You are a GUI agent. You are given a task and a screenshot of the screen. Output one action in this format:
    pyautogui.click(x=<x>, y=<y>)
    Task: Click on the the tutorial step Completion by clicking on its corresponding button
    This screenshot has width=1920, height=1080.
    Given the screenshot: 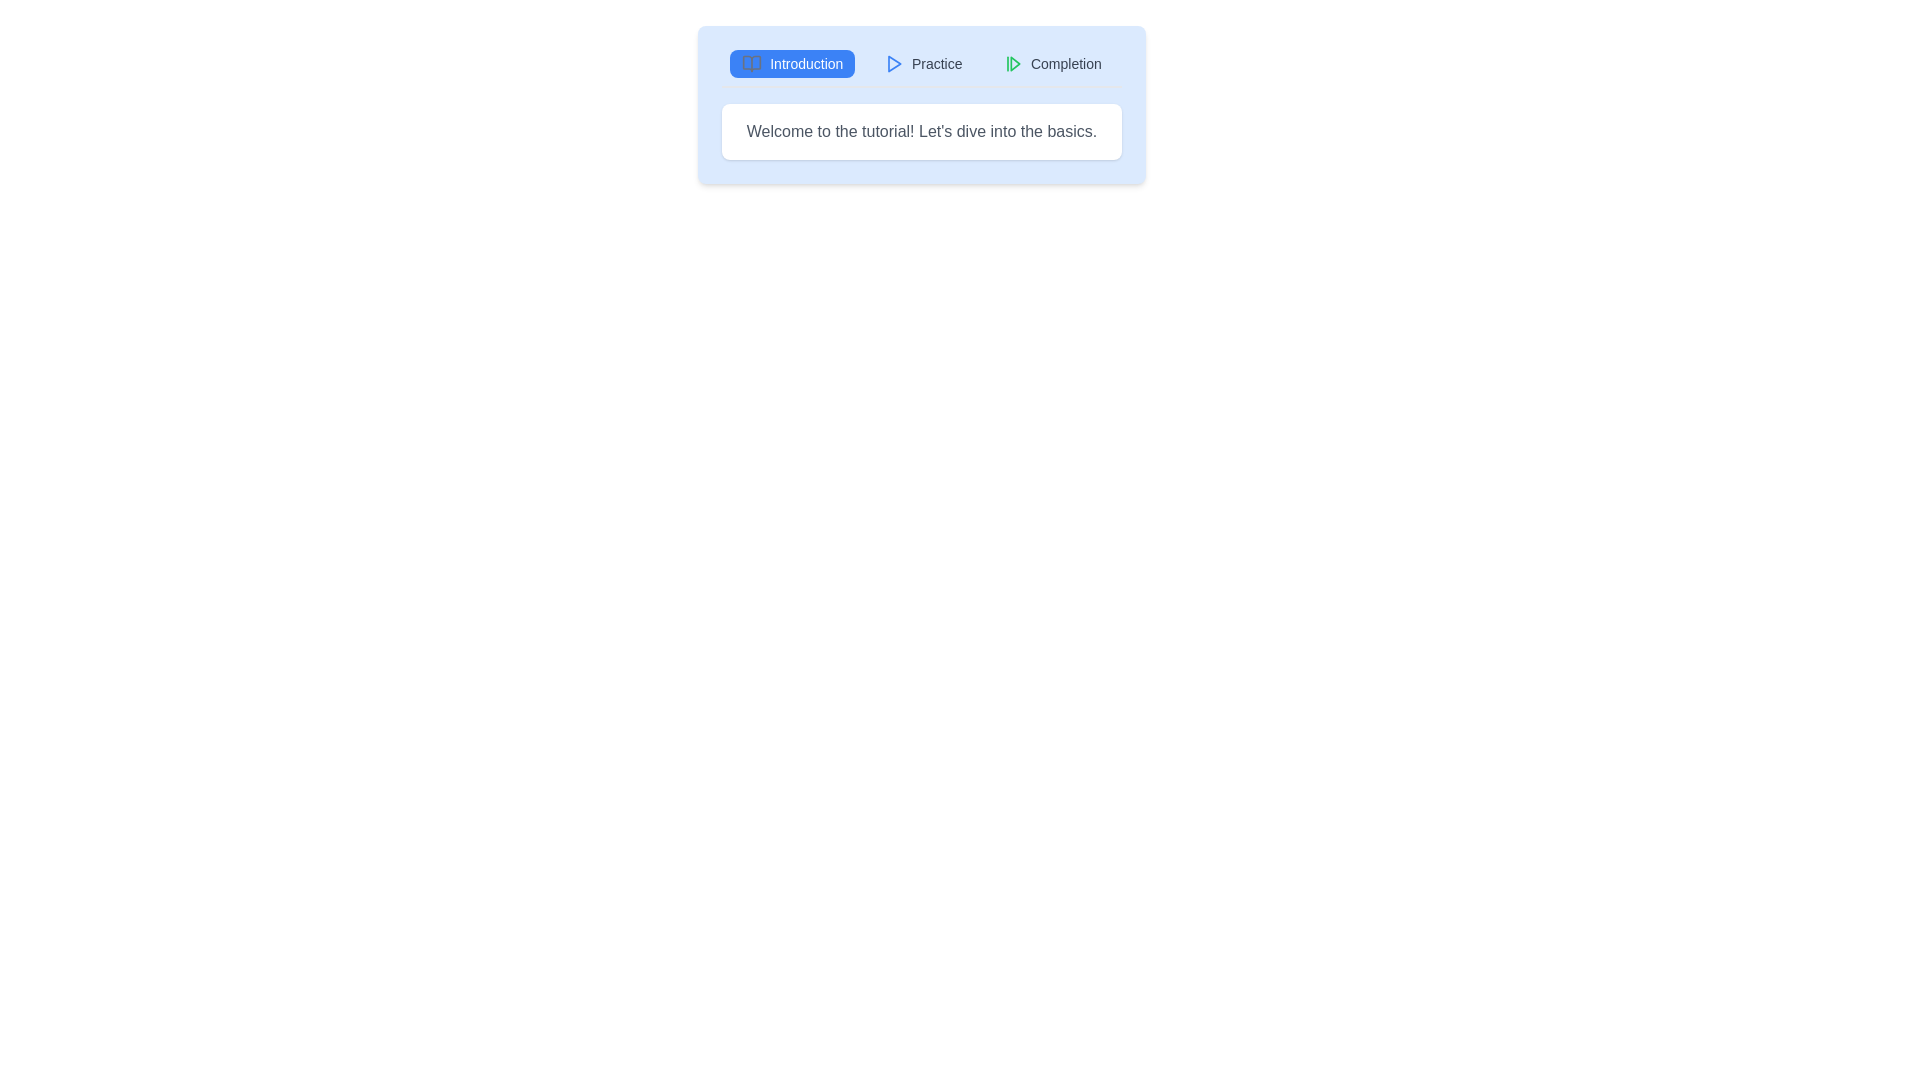 What is the action you would take?
    pyautogui.click(x=1051, y=63)
    